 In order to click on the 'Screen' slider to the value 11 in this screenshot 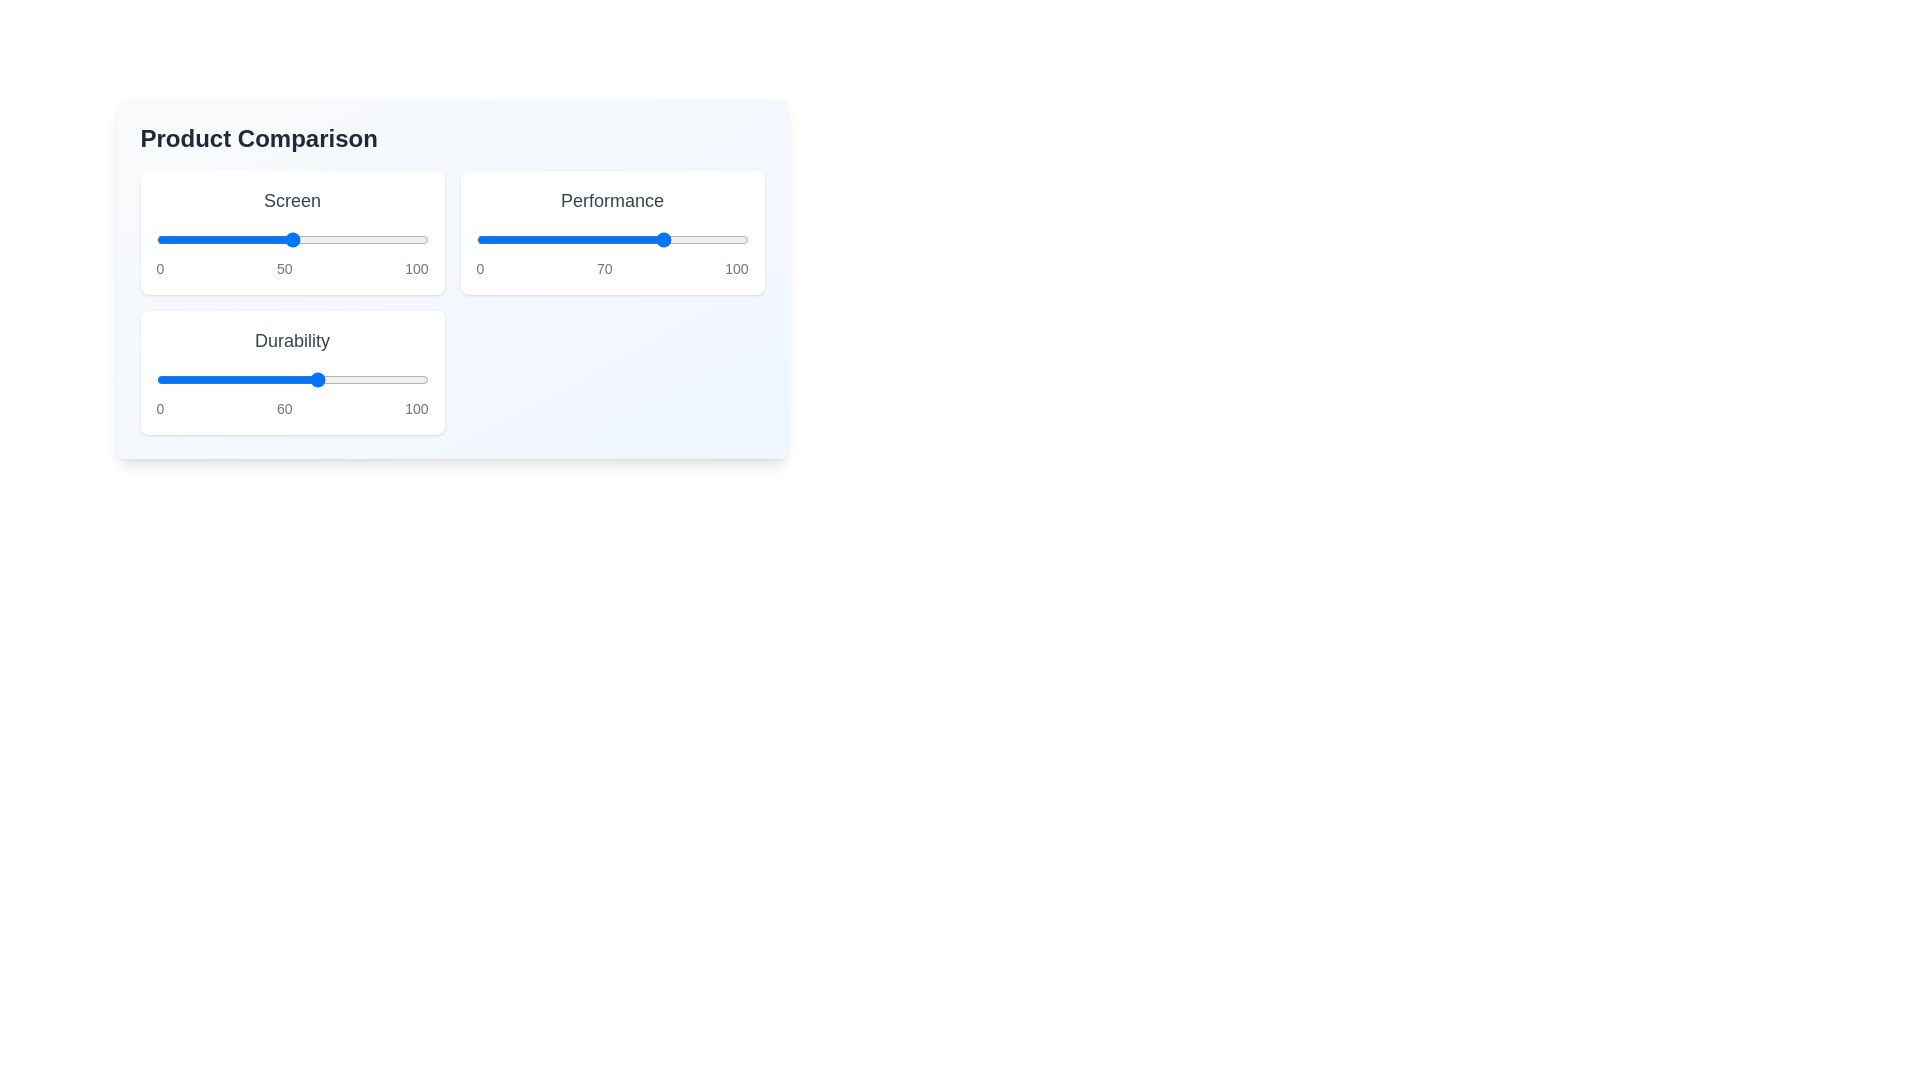, I will do `click(186, 238)`.